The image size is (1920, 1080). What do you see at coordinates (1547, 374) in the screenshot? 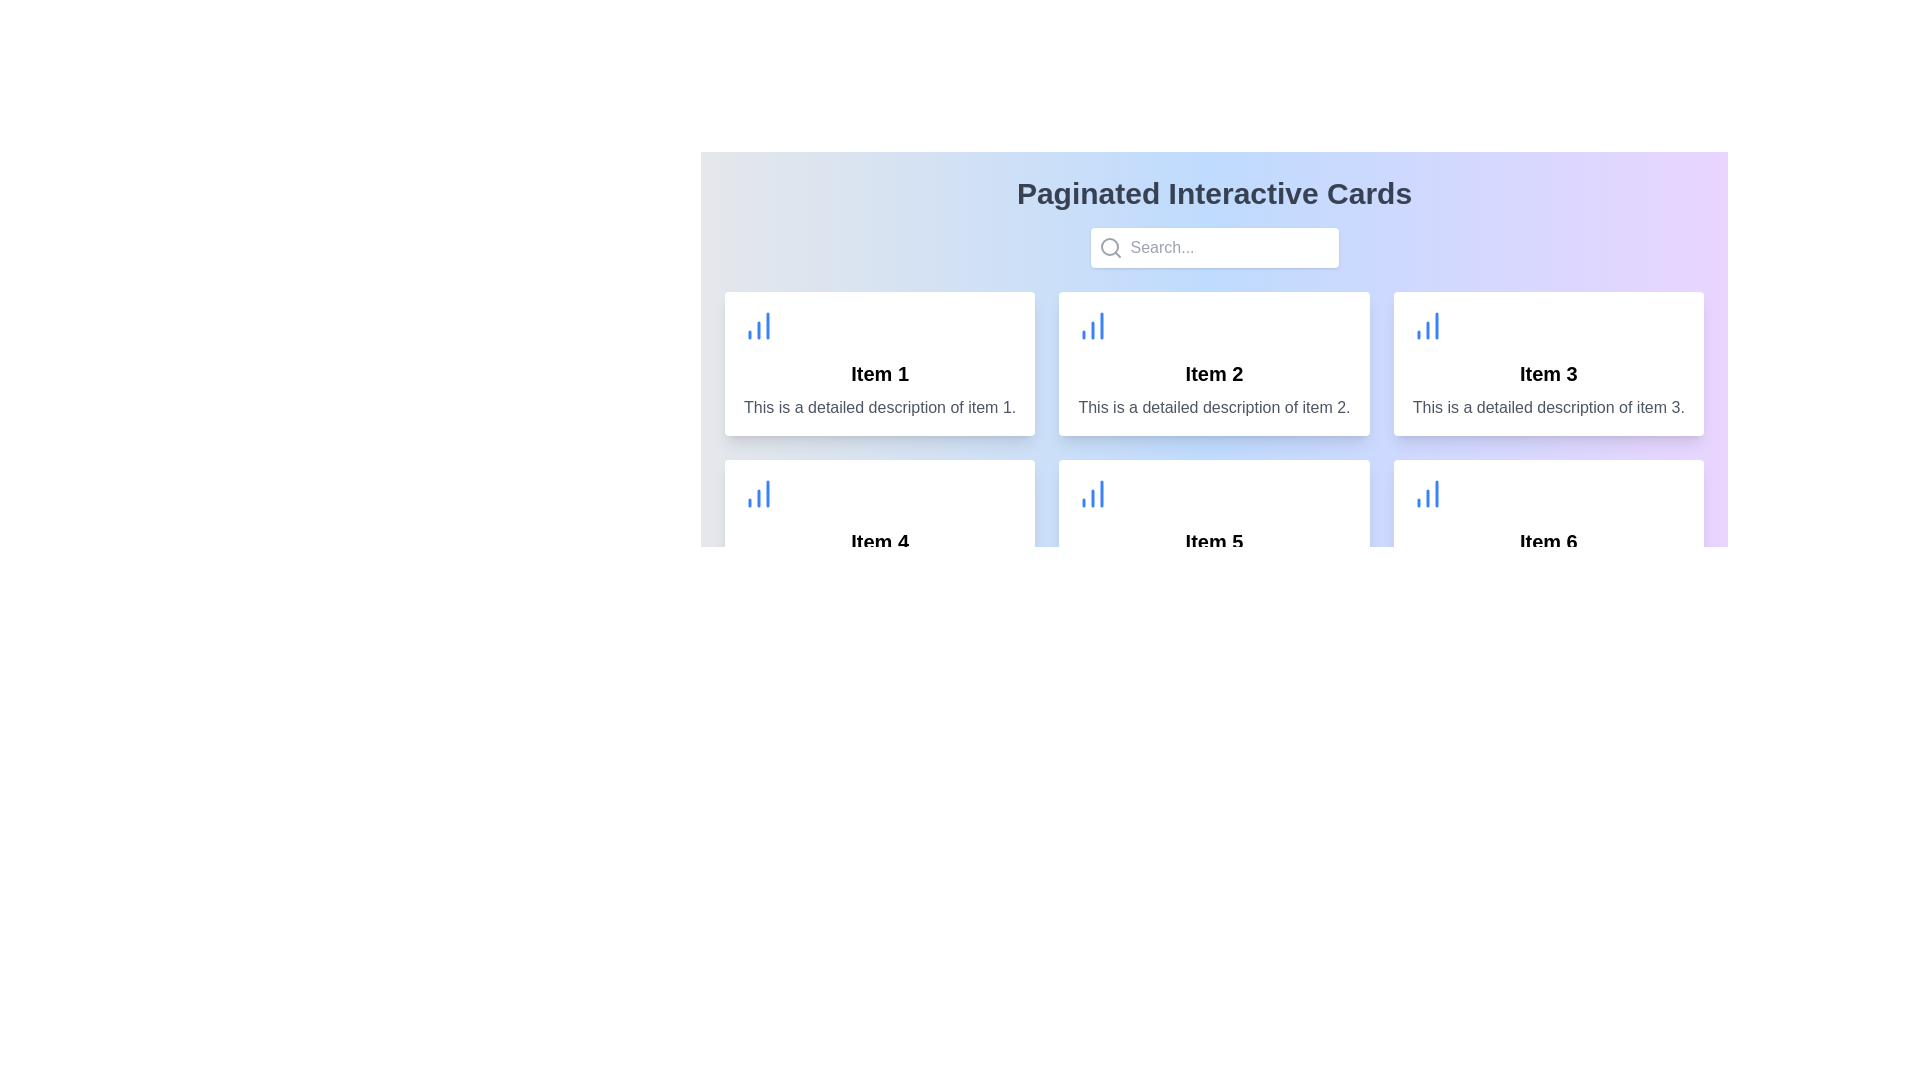
I see `the title/header text element located in the center area of the card labeled 'Item 3', which is positioned below the icon and above the description text` at bounding box center [1547, 374].